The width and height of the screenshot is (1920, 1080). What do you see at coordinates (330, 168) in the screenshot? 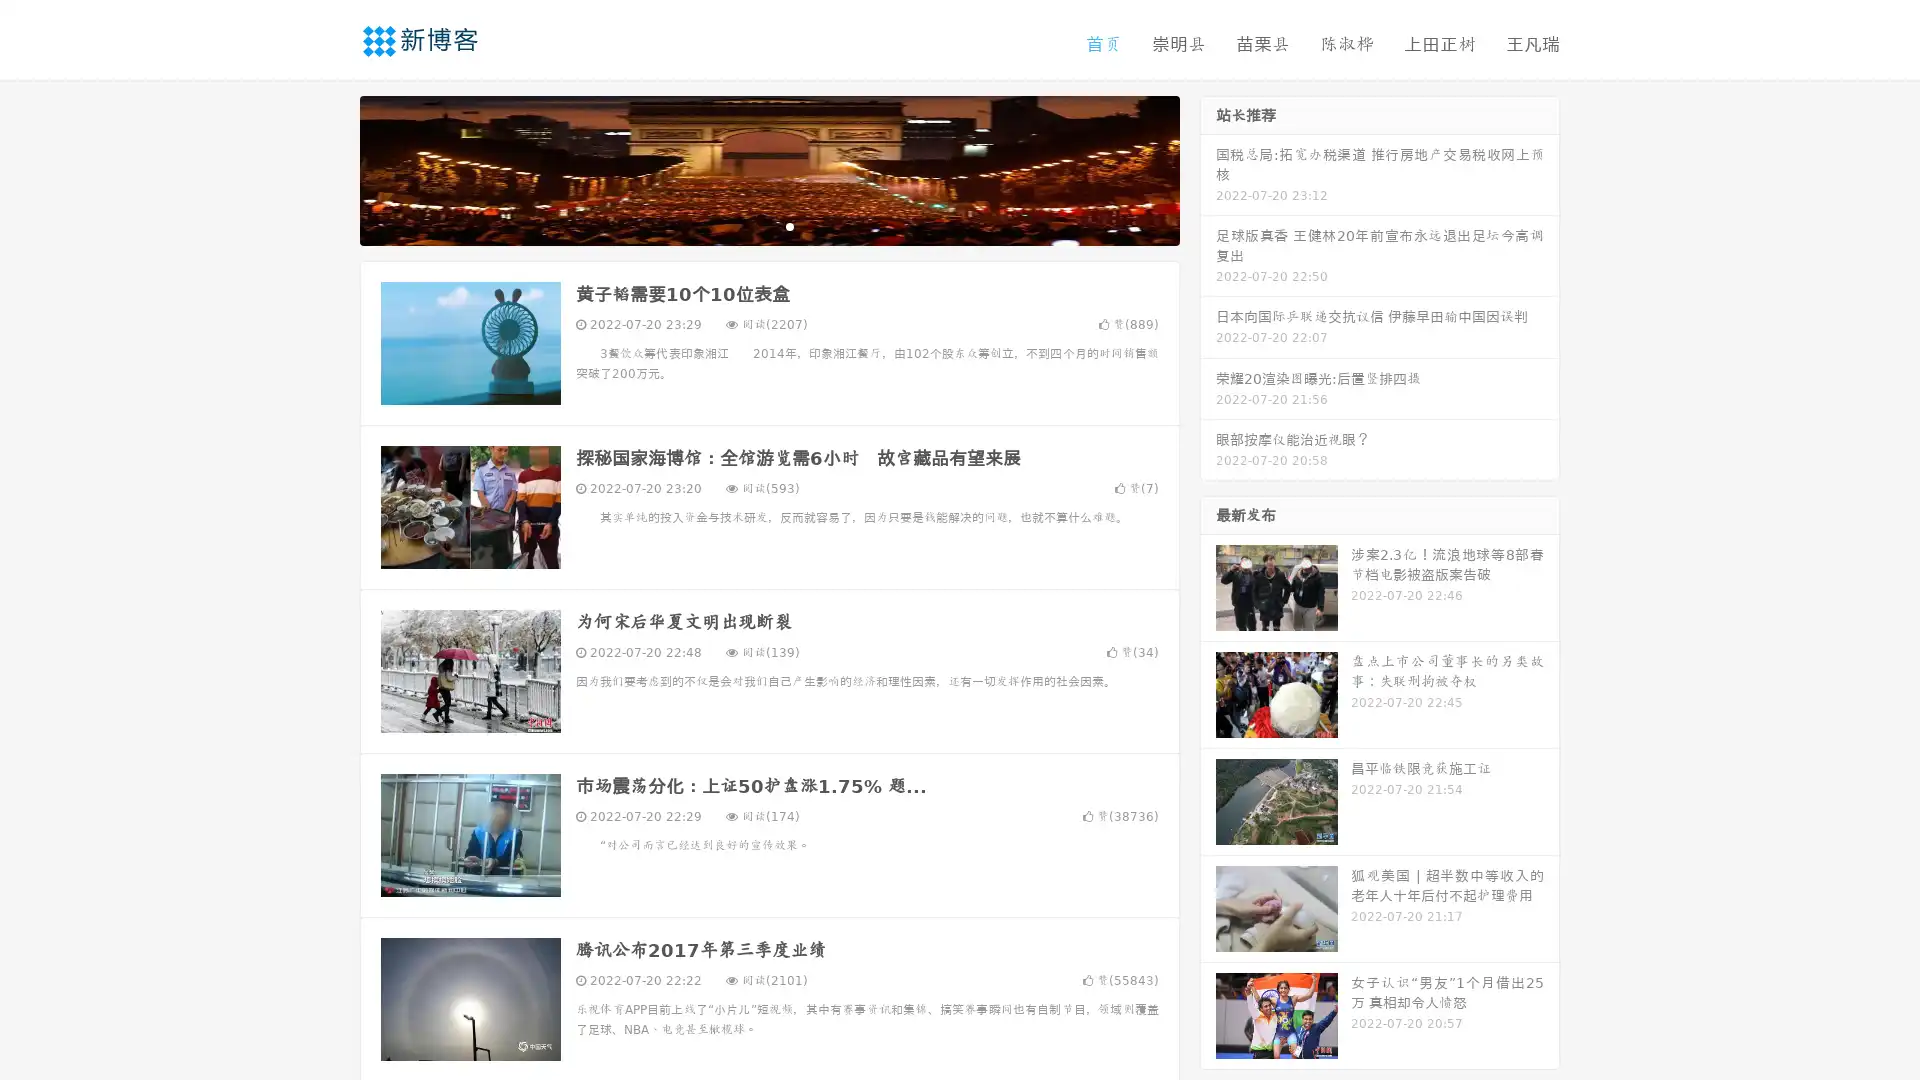
I see `Previous slide` at bounding box center [330, 168].